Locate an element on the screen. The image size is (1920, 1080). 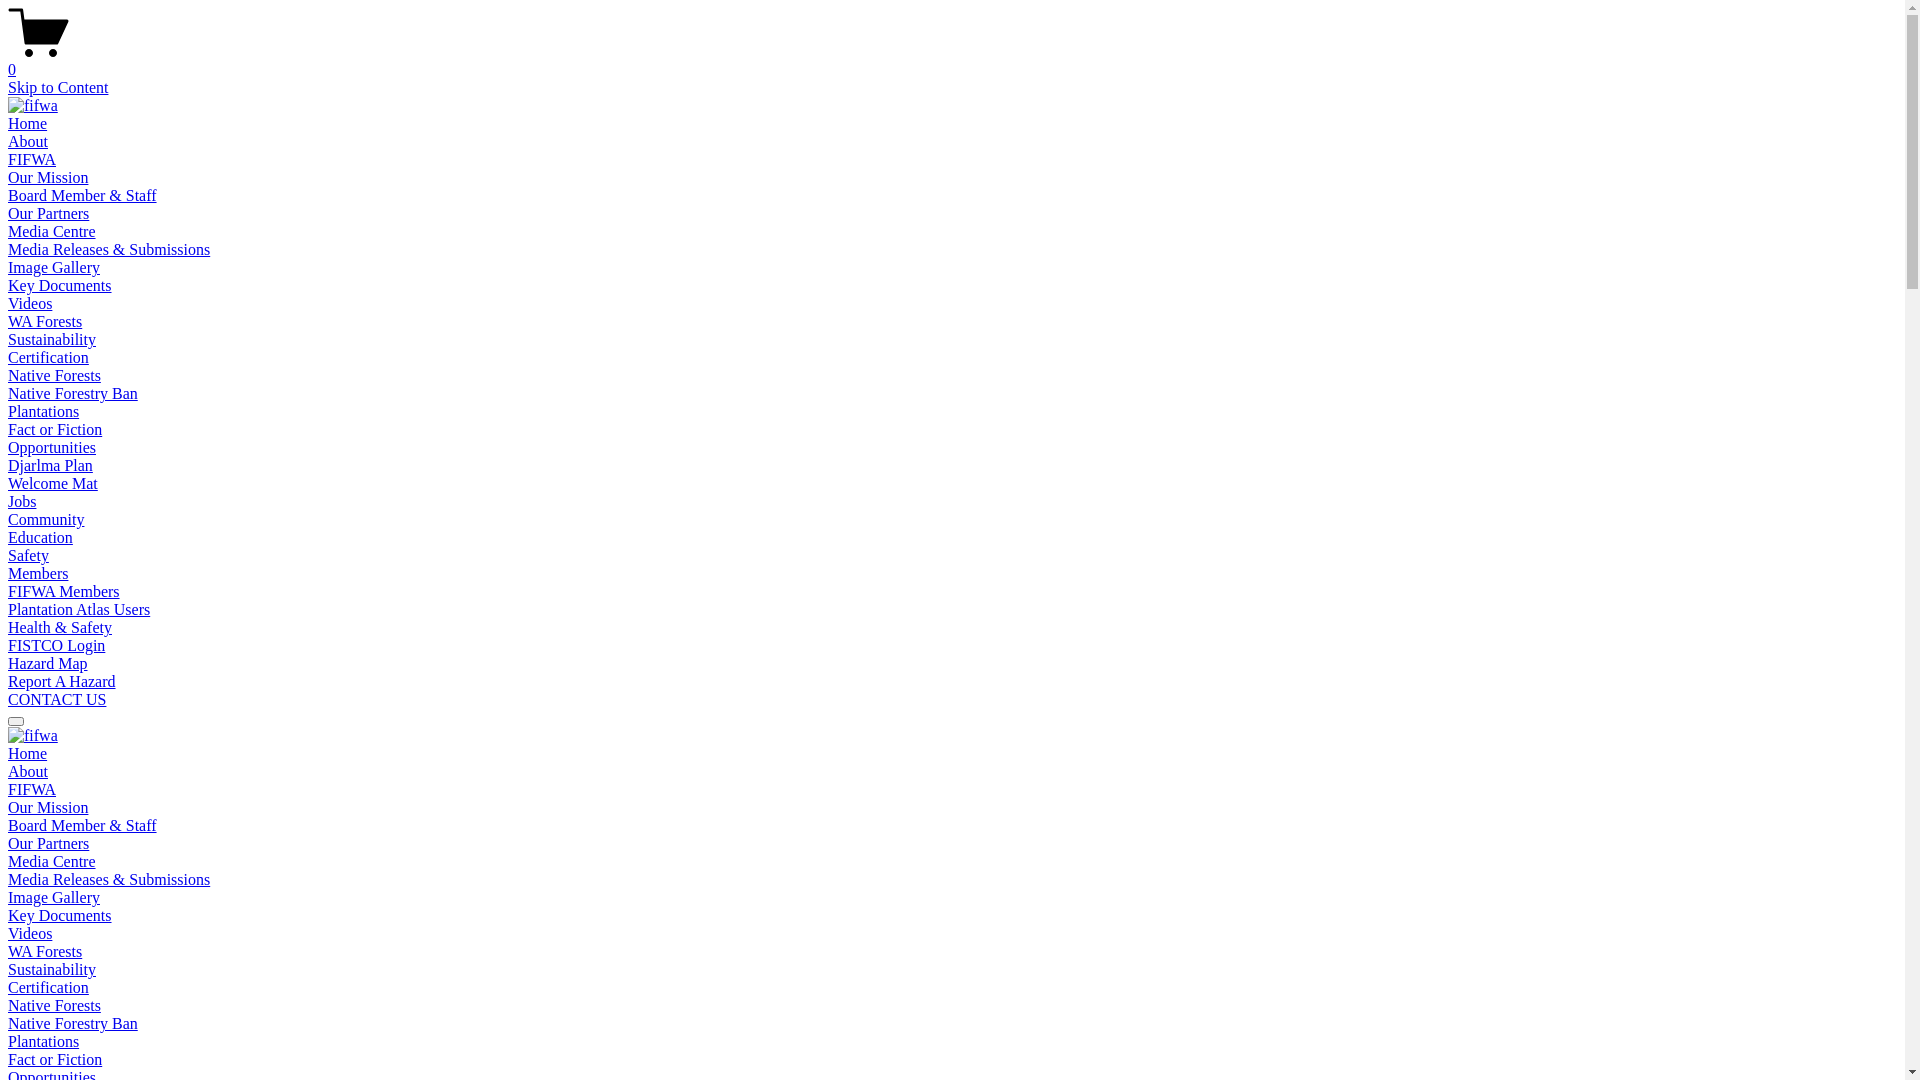
'Certification' is located at coordinates (48, 356).